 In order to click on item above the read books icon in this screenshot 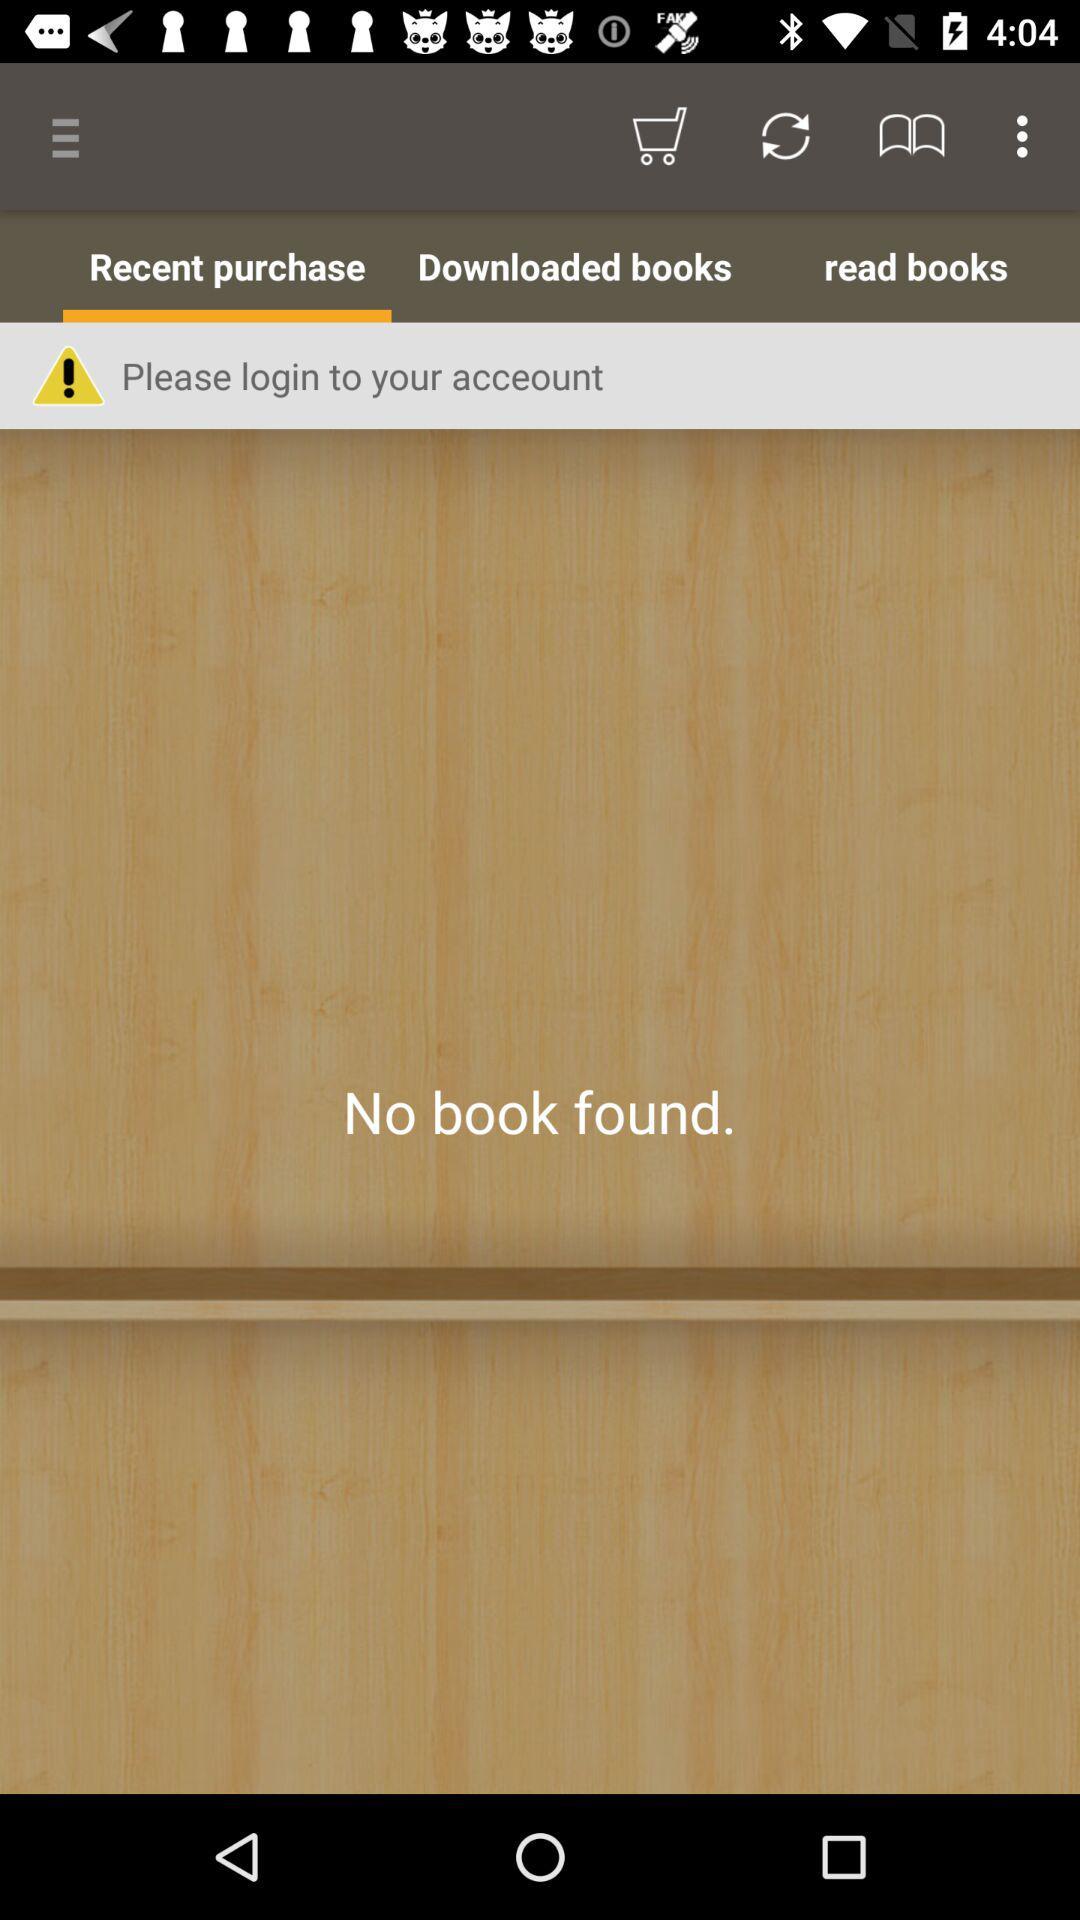, I will do `click(1027, 135)`.